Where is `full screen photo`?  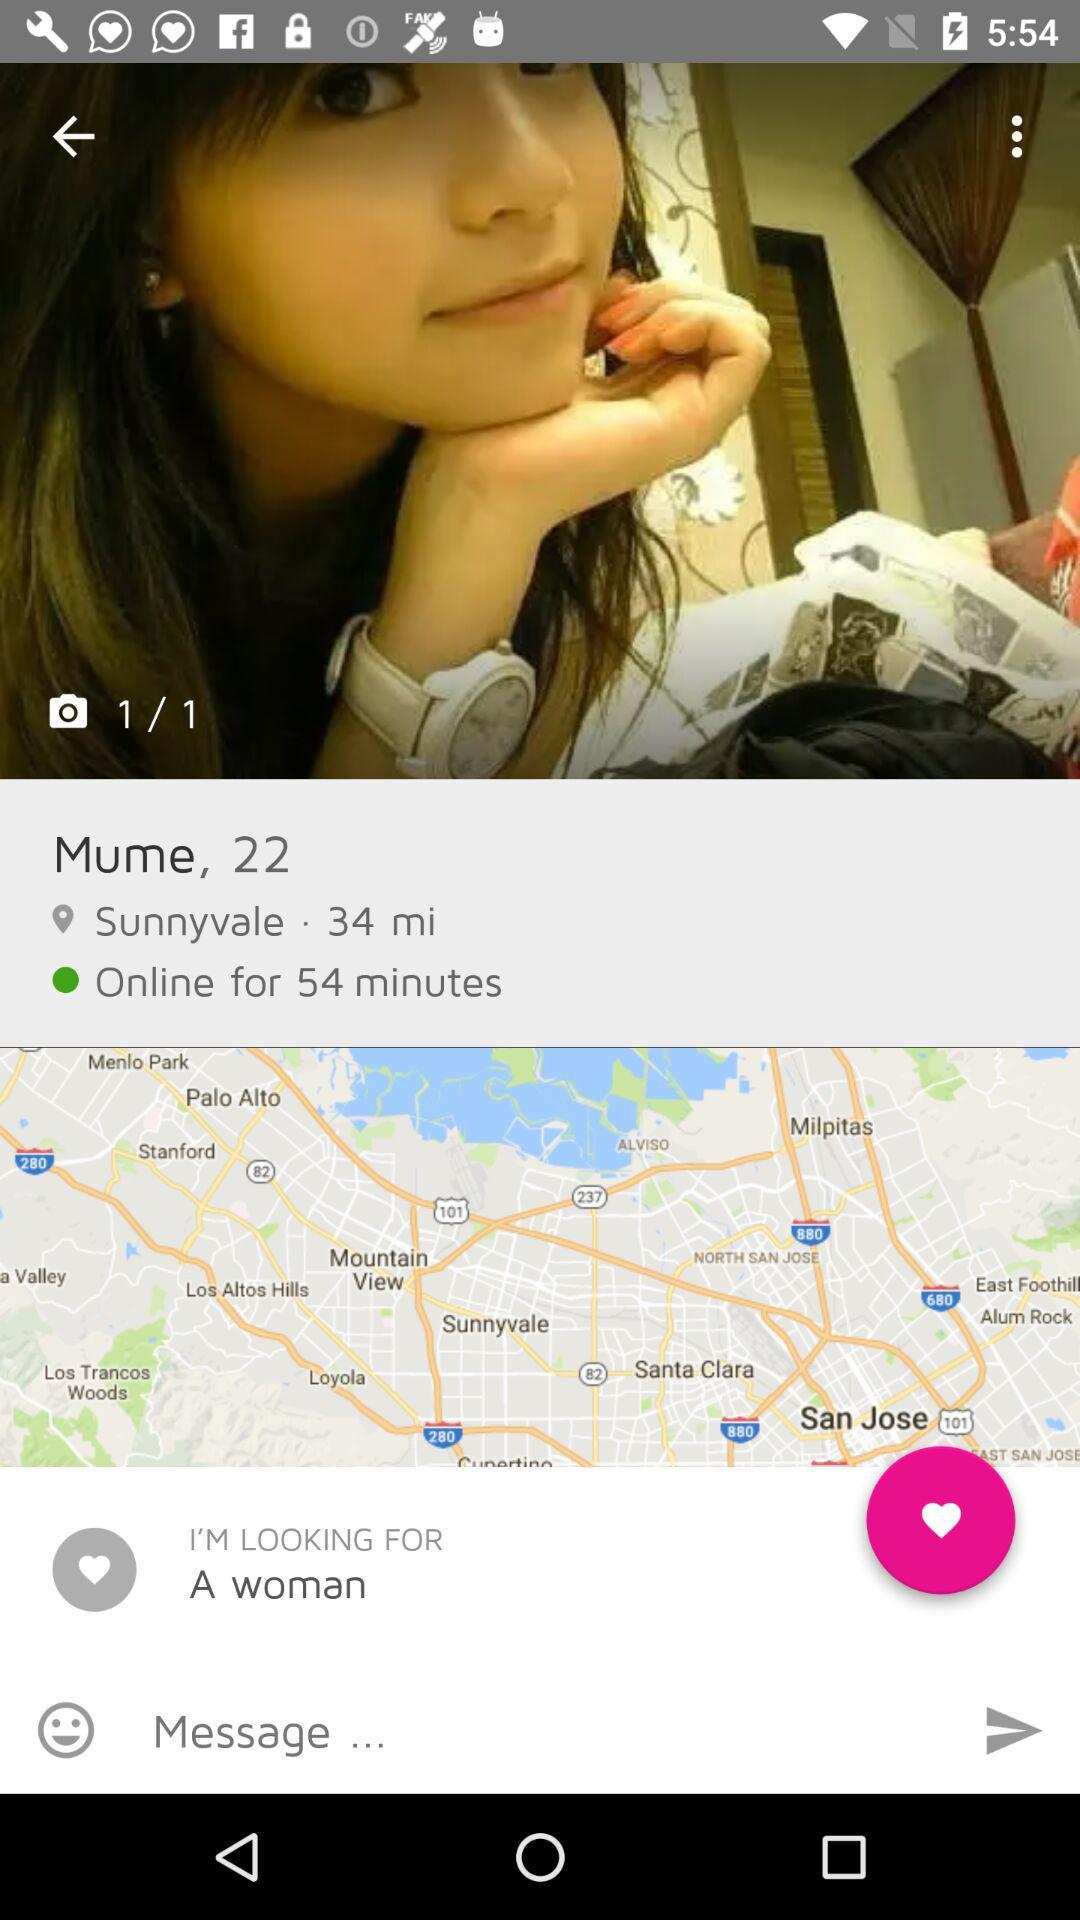 full screen photo is located at coordinates (540, 420).